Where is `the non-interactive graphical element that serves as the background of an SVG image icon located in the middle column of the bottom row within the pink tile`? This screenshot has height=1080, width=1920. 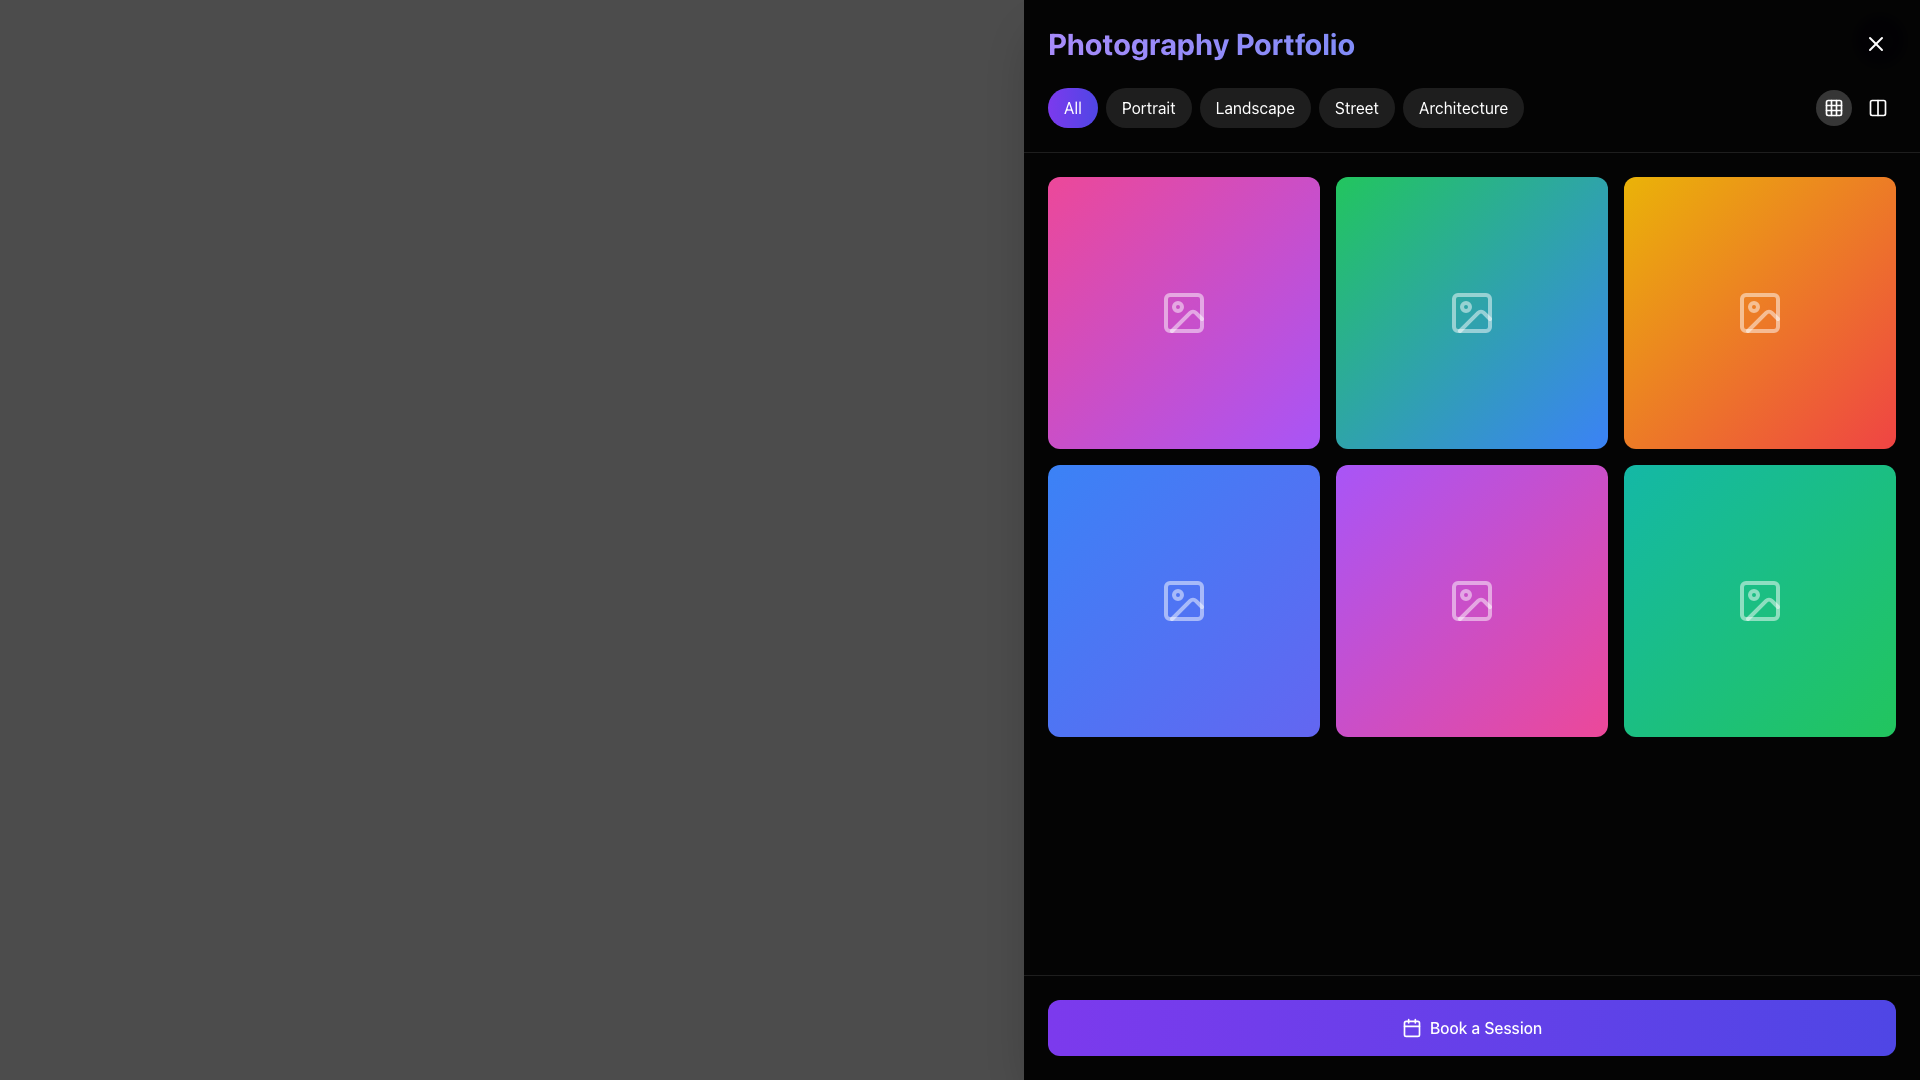
the non-interactive graphical element that serves as the background of an SVG image icon located in the middle column of the bottom row within the pink tile is located at coordinates (1472, 600).